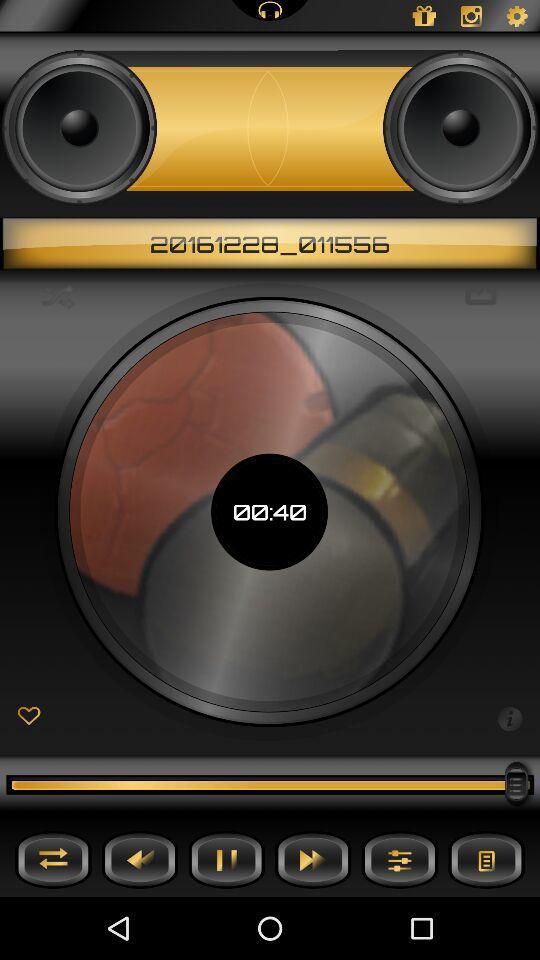  I want to click on rewind the audio, so click(139, 858).